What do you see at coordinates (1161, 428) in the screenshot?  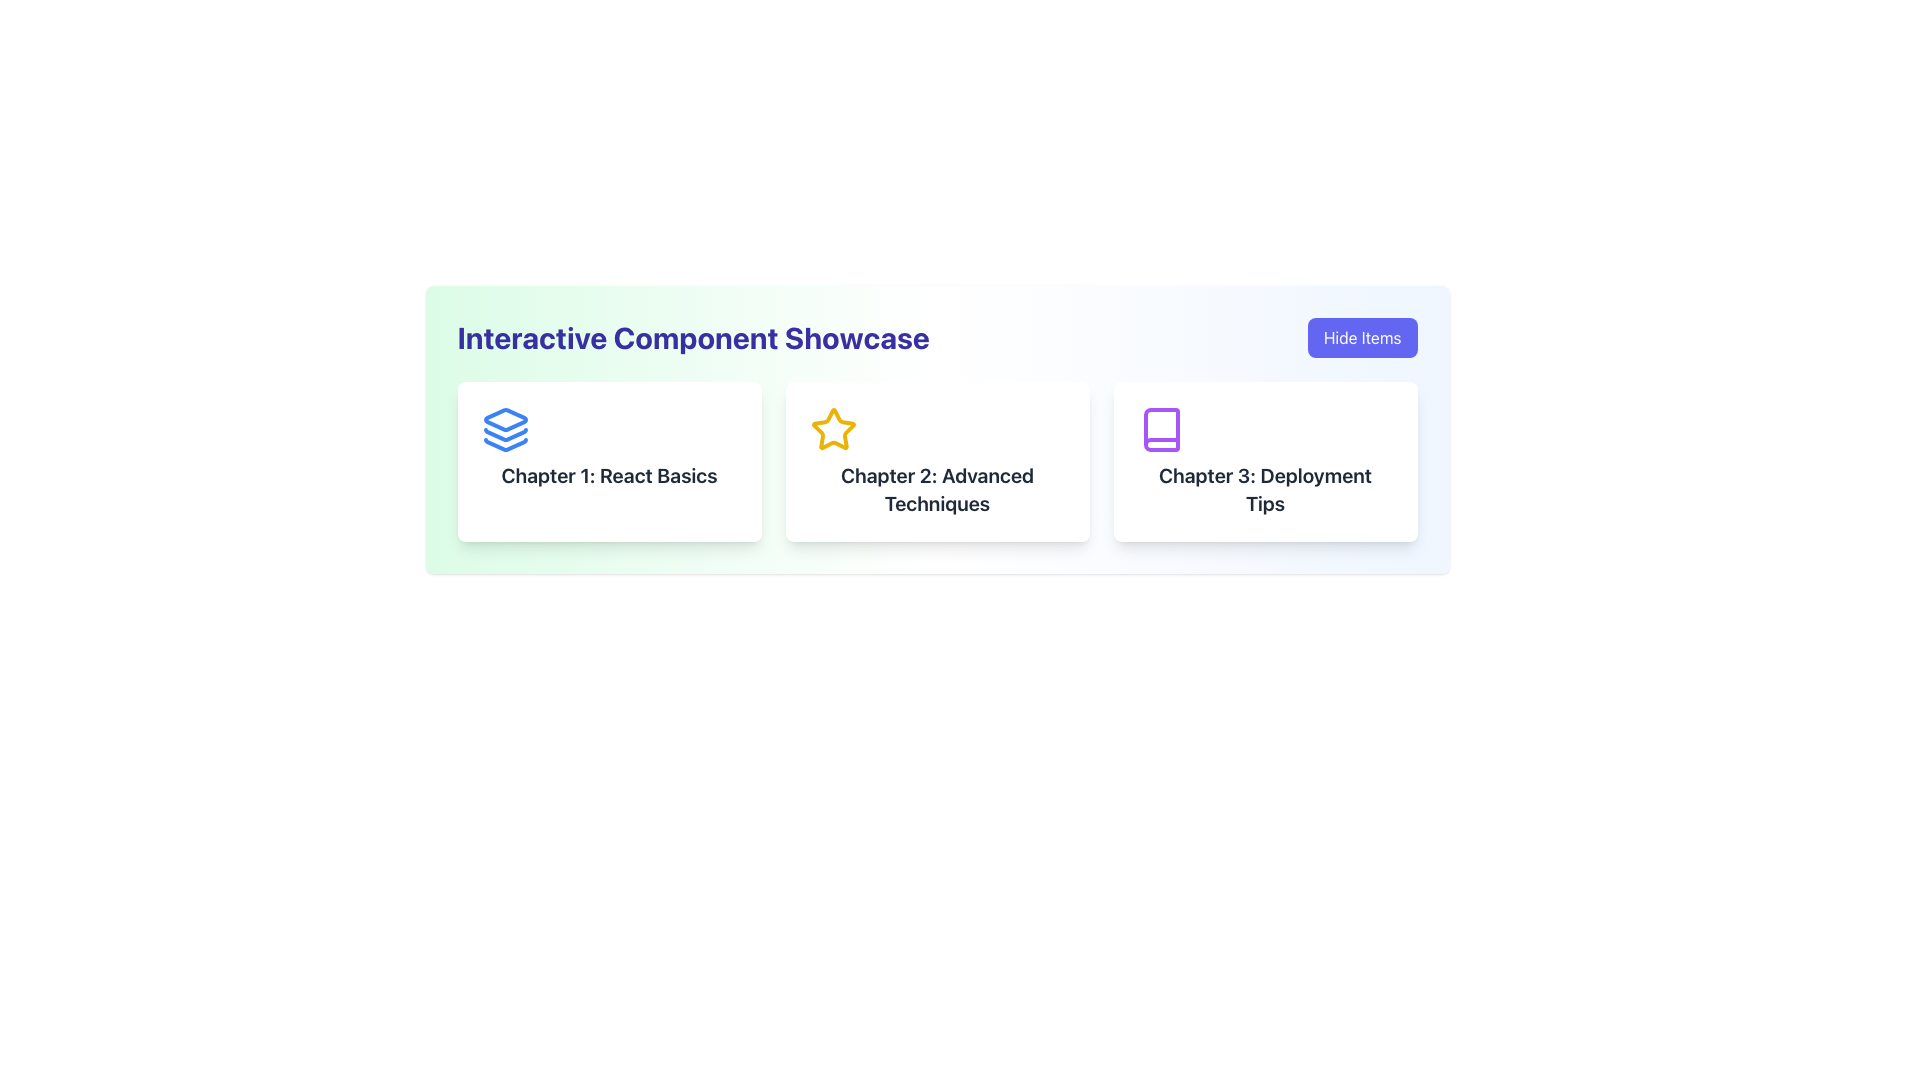 I see `the decorative icon representing 'Chapter 3: Deployment Tips' located inside the third card on the right in the horizontal layout` at bounding box center [1161, 428].